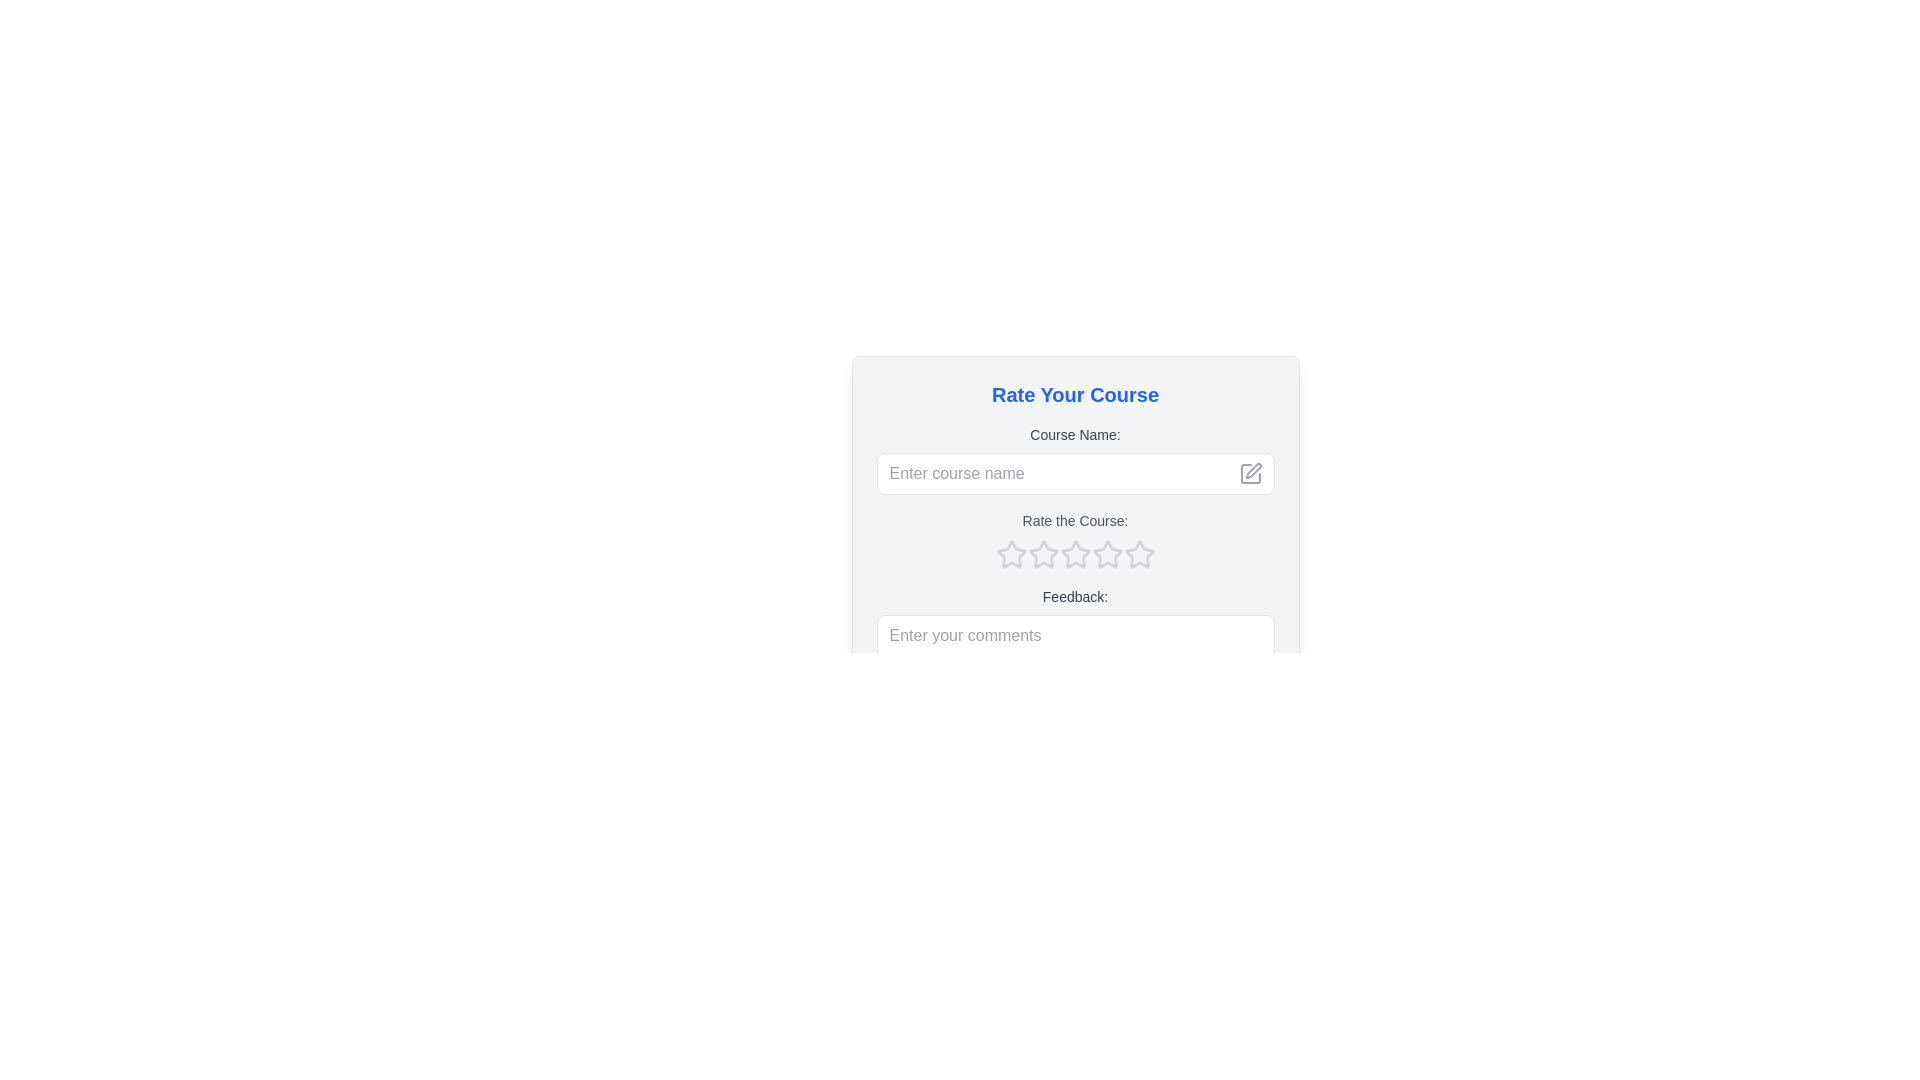 This screenshot has height=1080, width=1920. What do you see at coordinates (1139, 555) in the screenshot?
I see `the fifth hollow star-shaped rating icon outlined in gray located beneath the 'Rate the Course' label` at bounding box center [1139, 555].